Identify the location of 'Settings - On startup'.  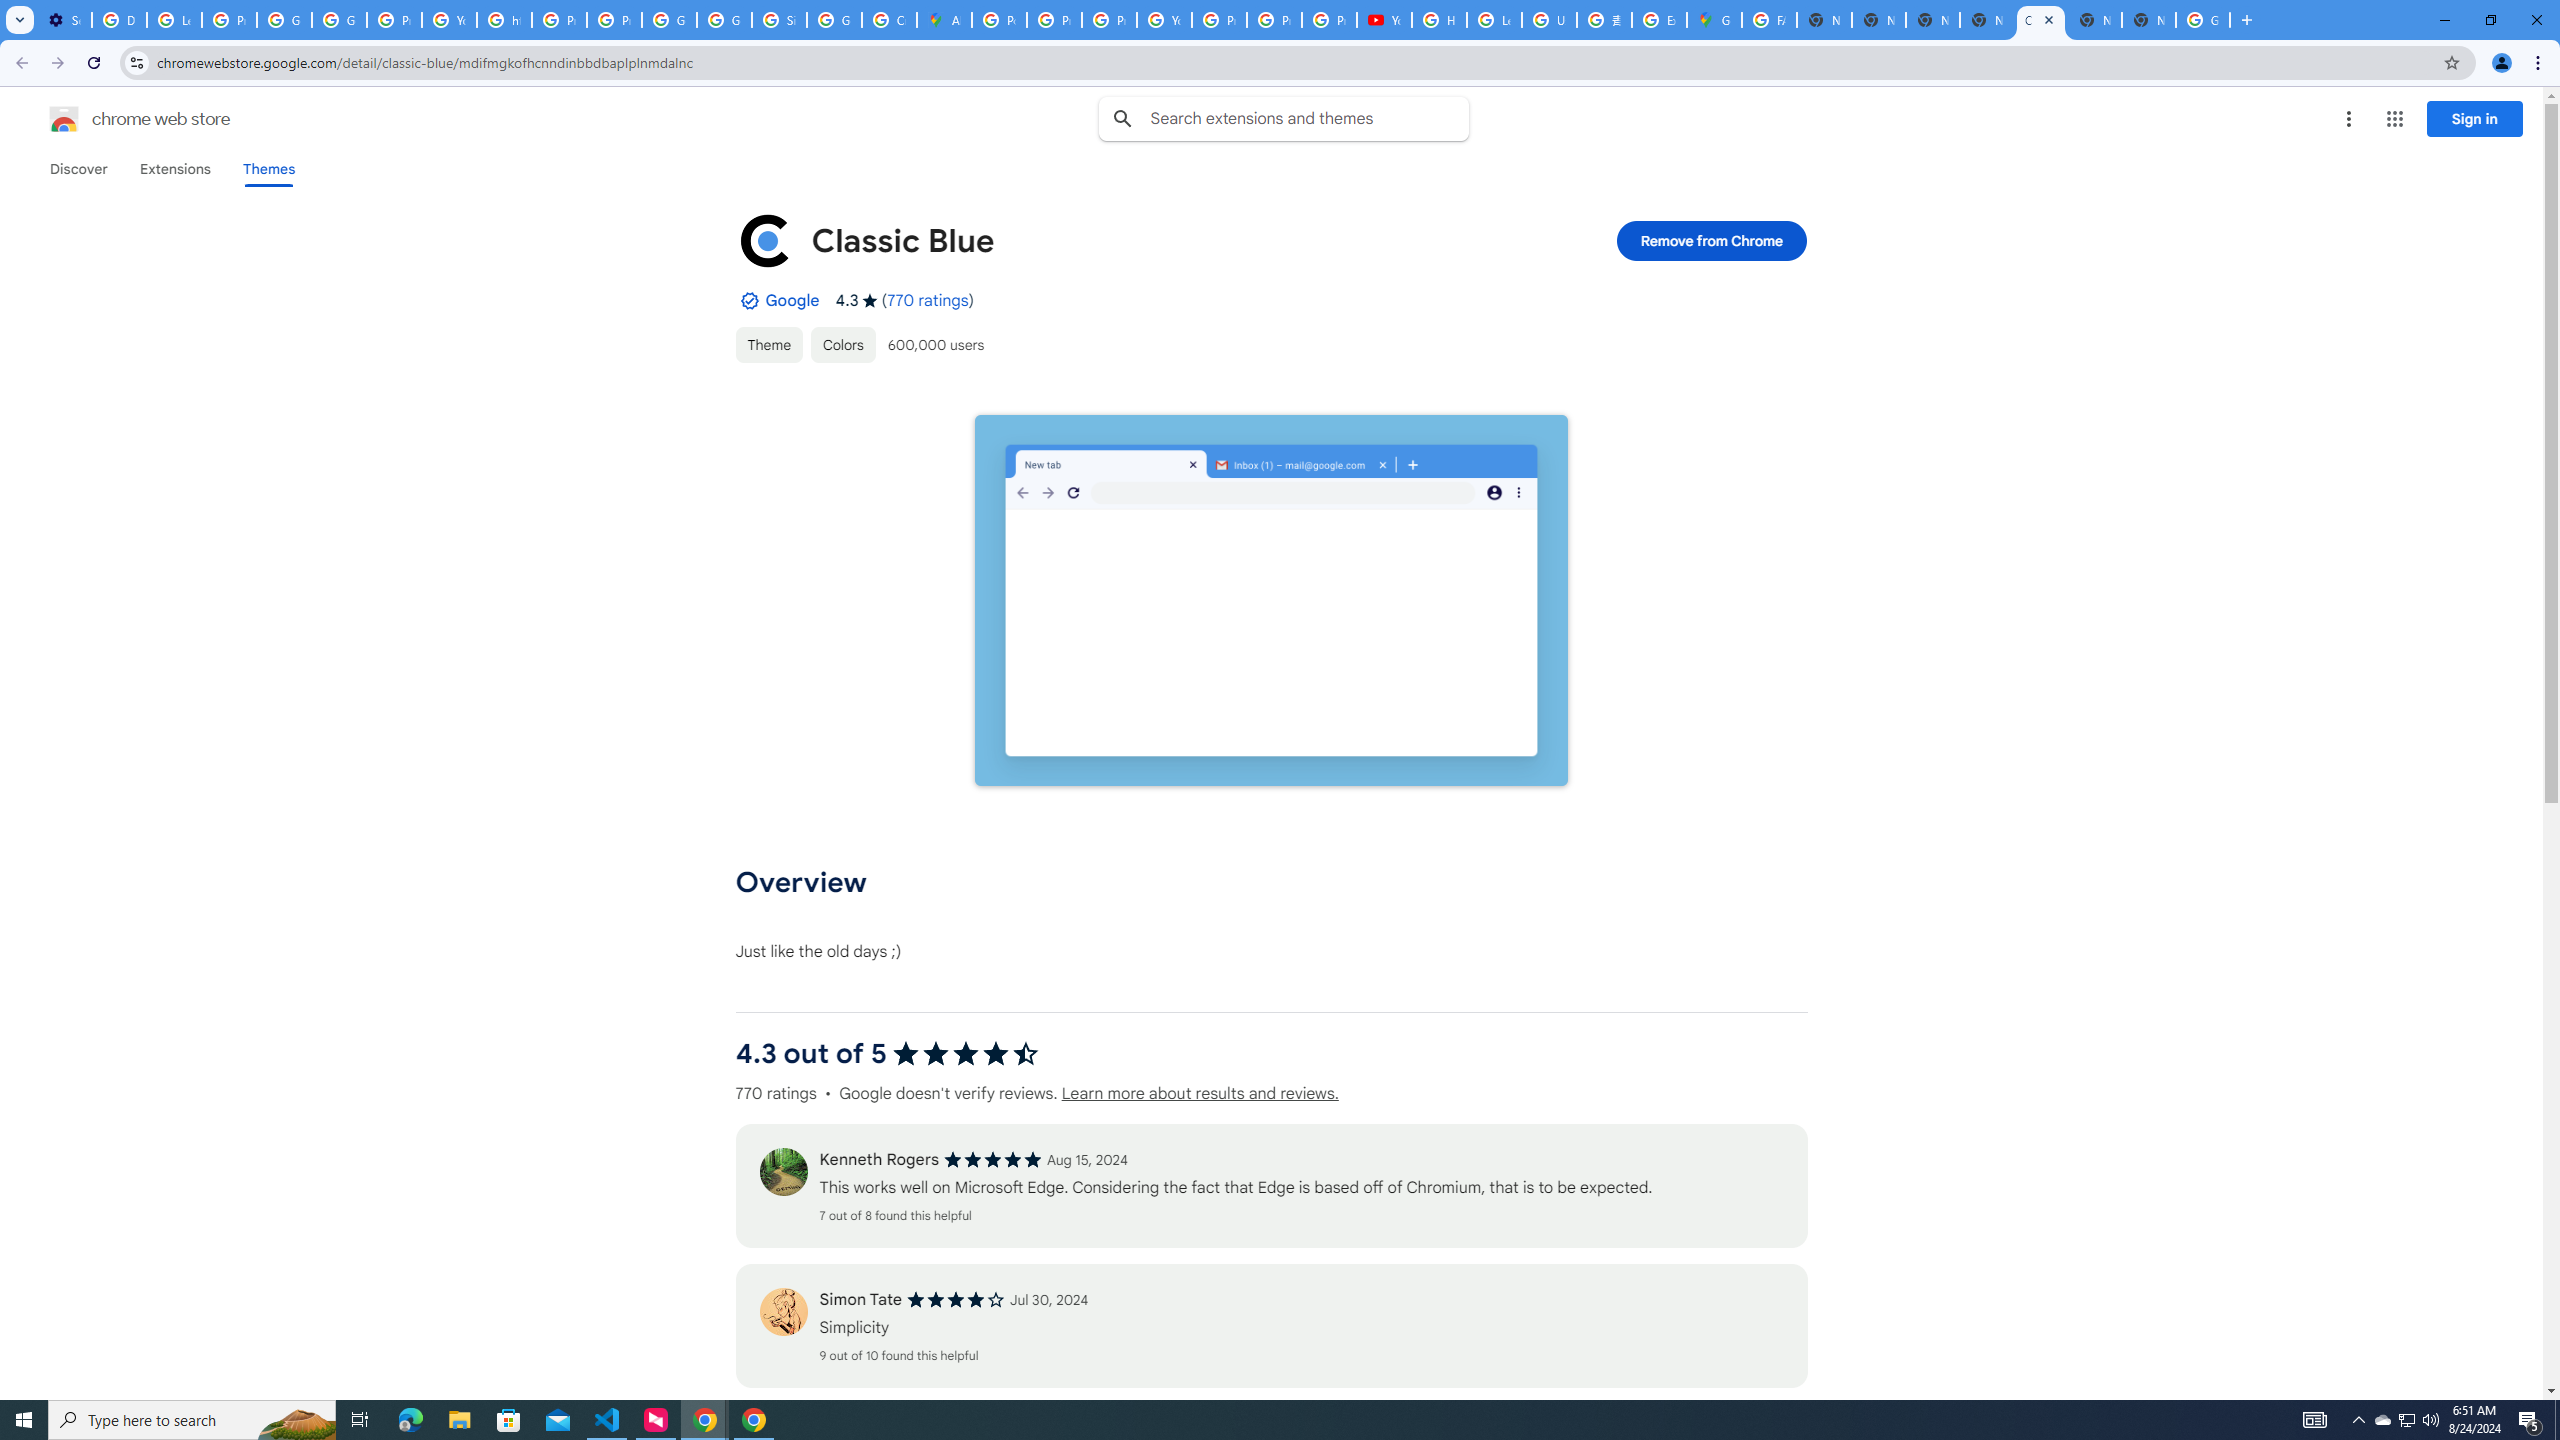
(64, 19).